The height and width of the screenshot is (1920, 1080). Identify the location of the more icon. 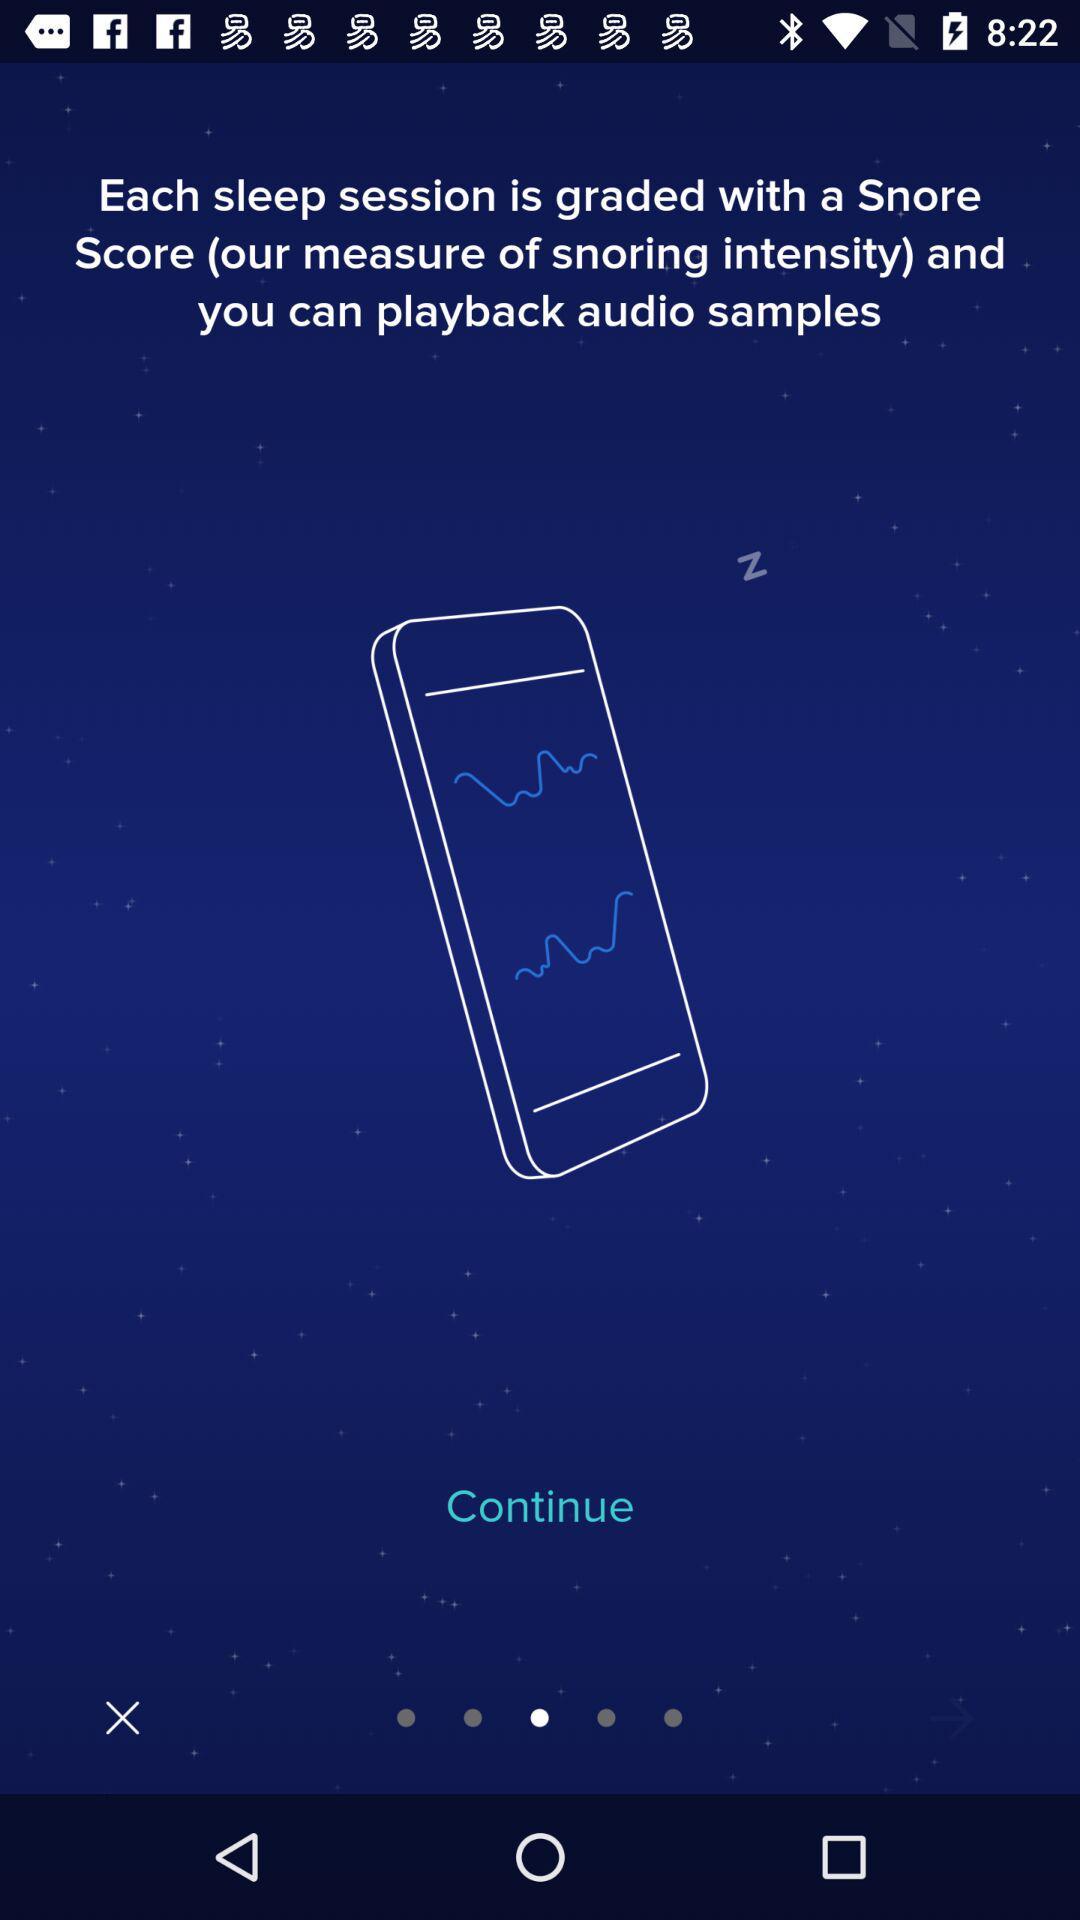
(951, 1717).